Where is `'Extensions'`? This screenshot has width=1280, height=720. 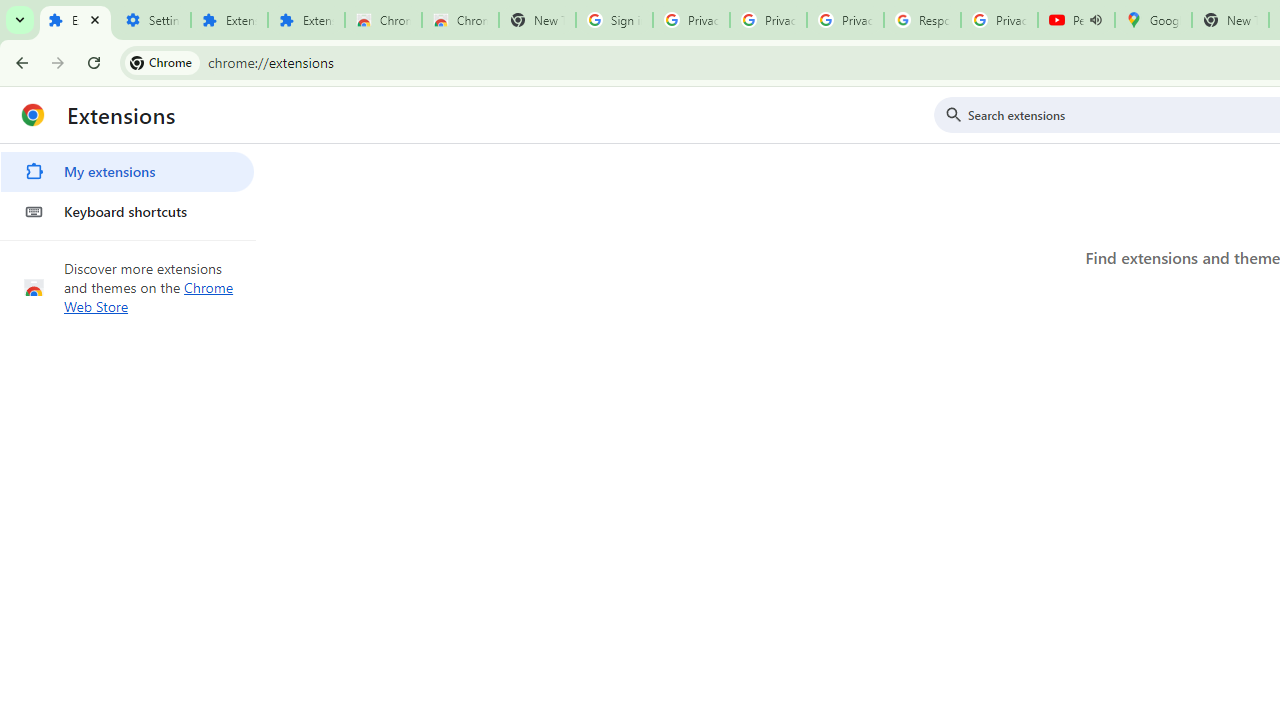
'Extensions' is located at coordinates (229, 20).